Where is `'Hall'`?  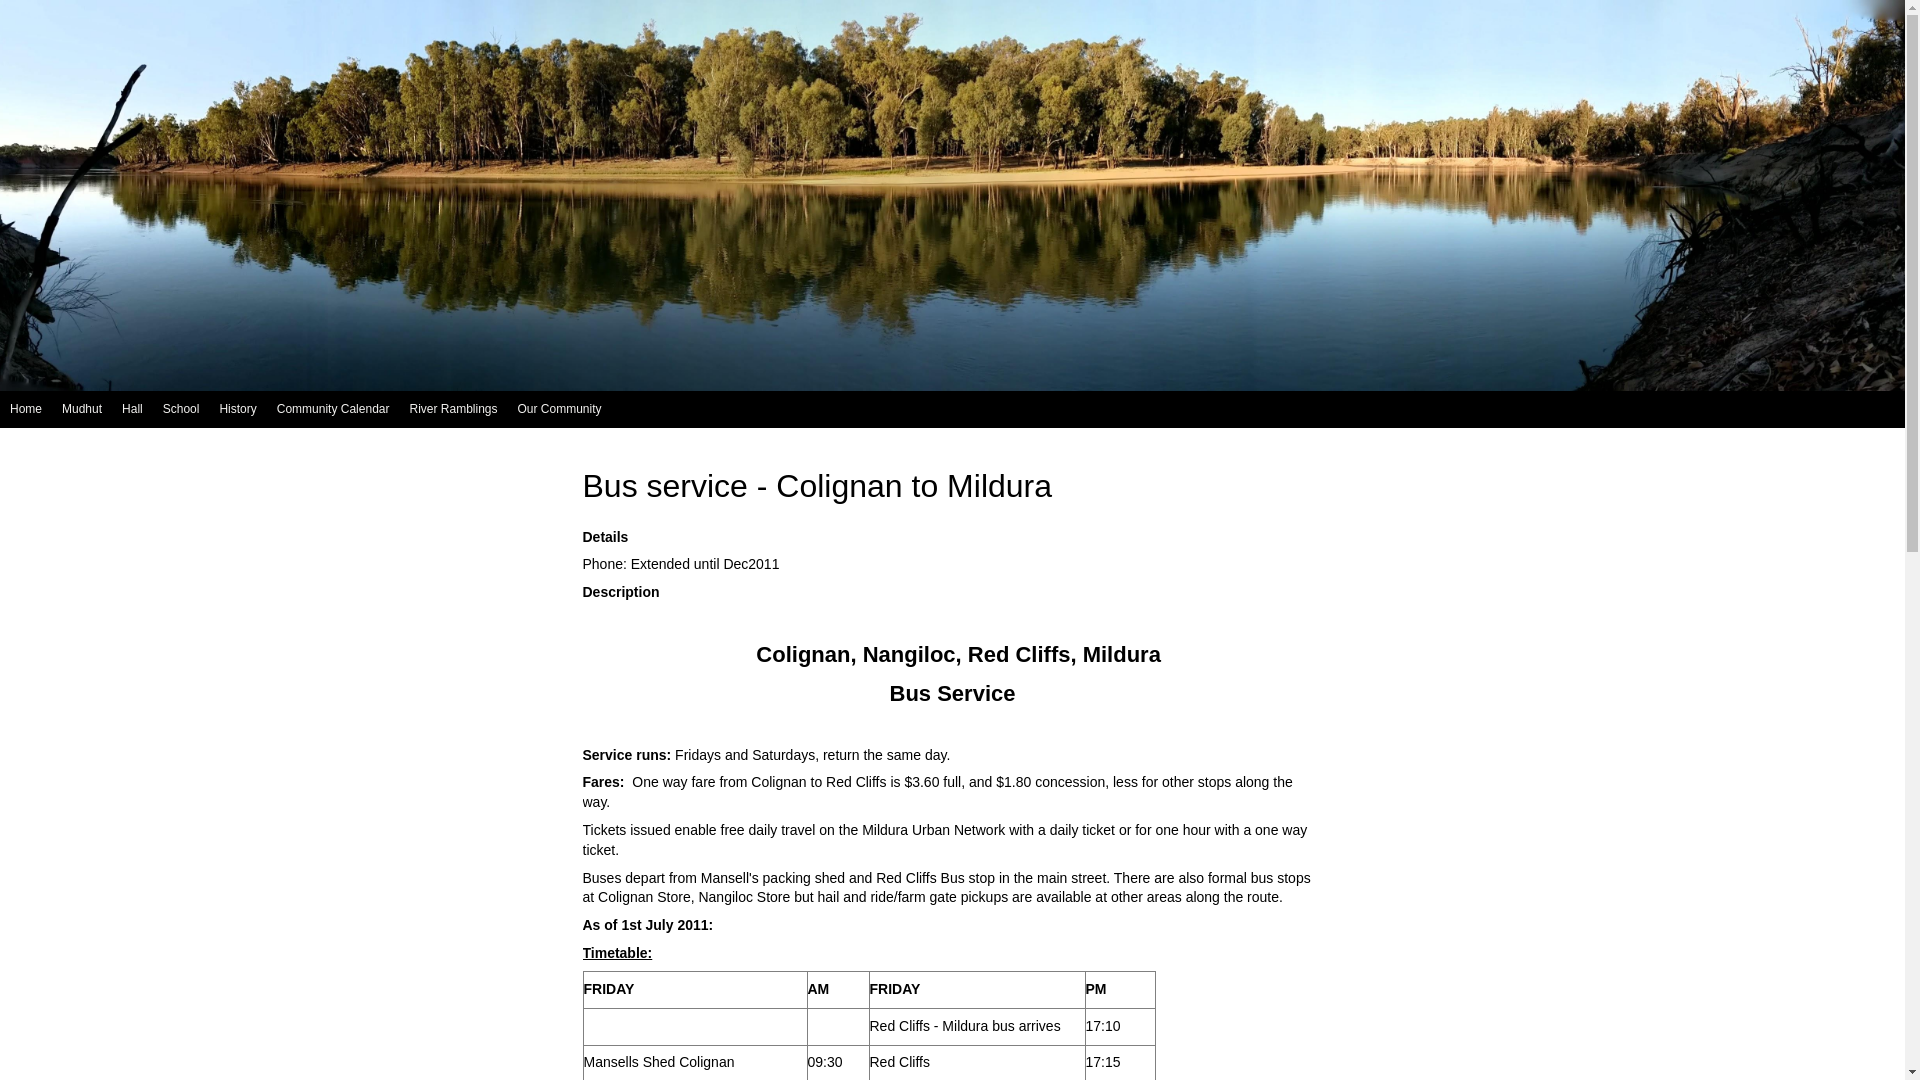
'Hall' is located at coordinates (131, 408).